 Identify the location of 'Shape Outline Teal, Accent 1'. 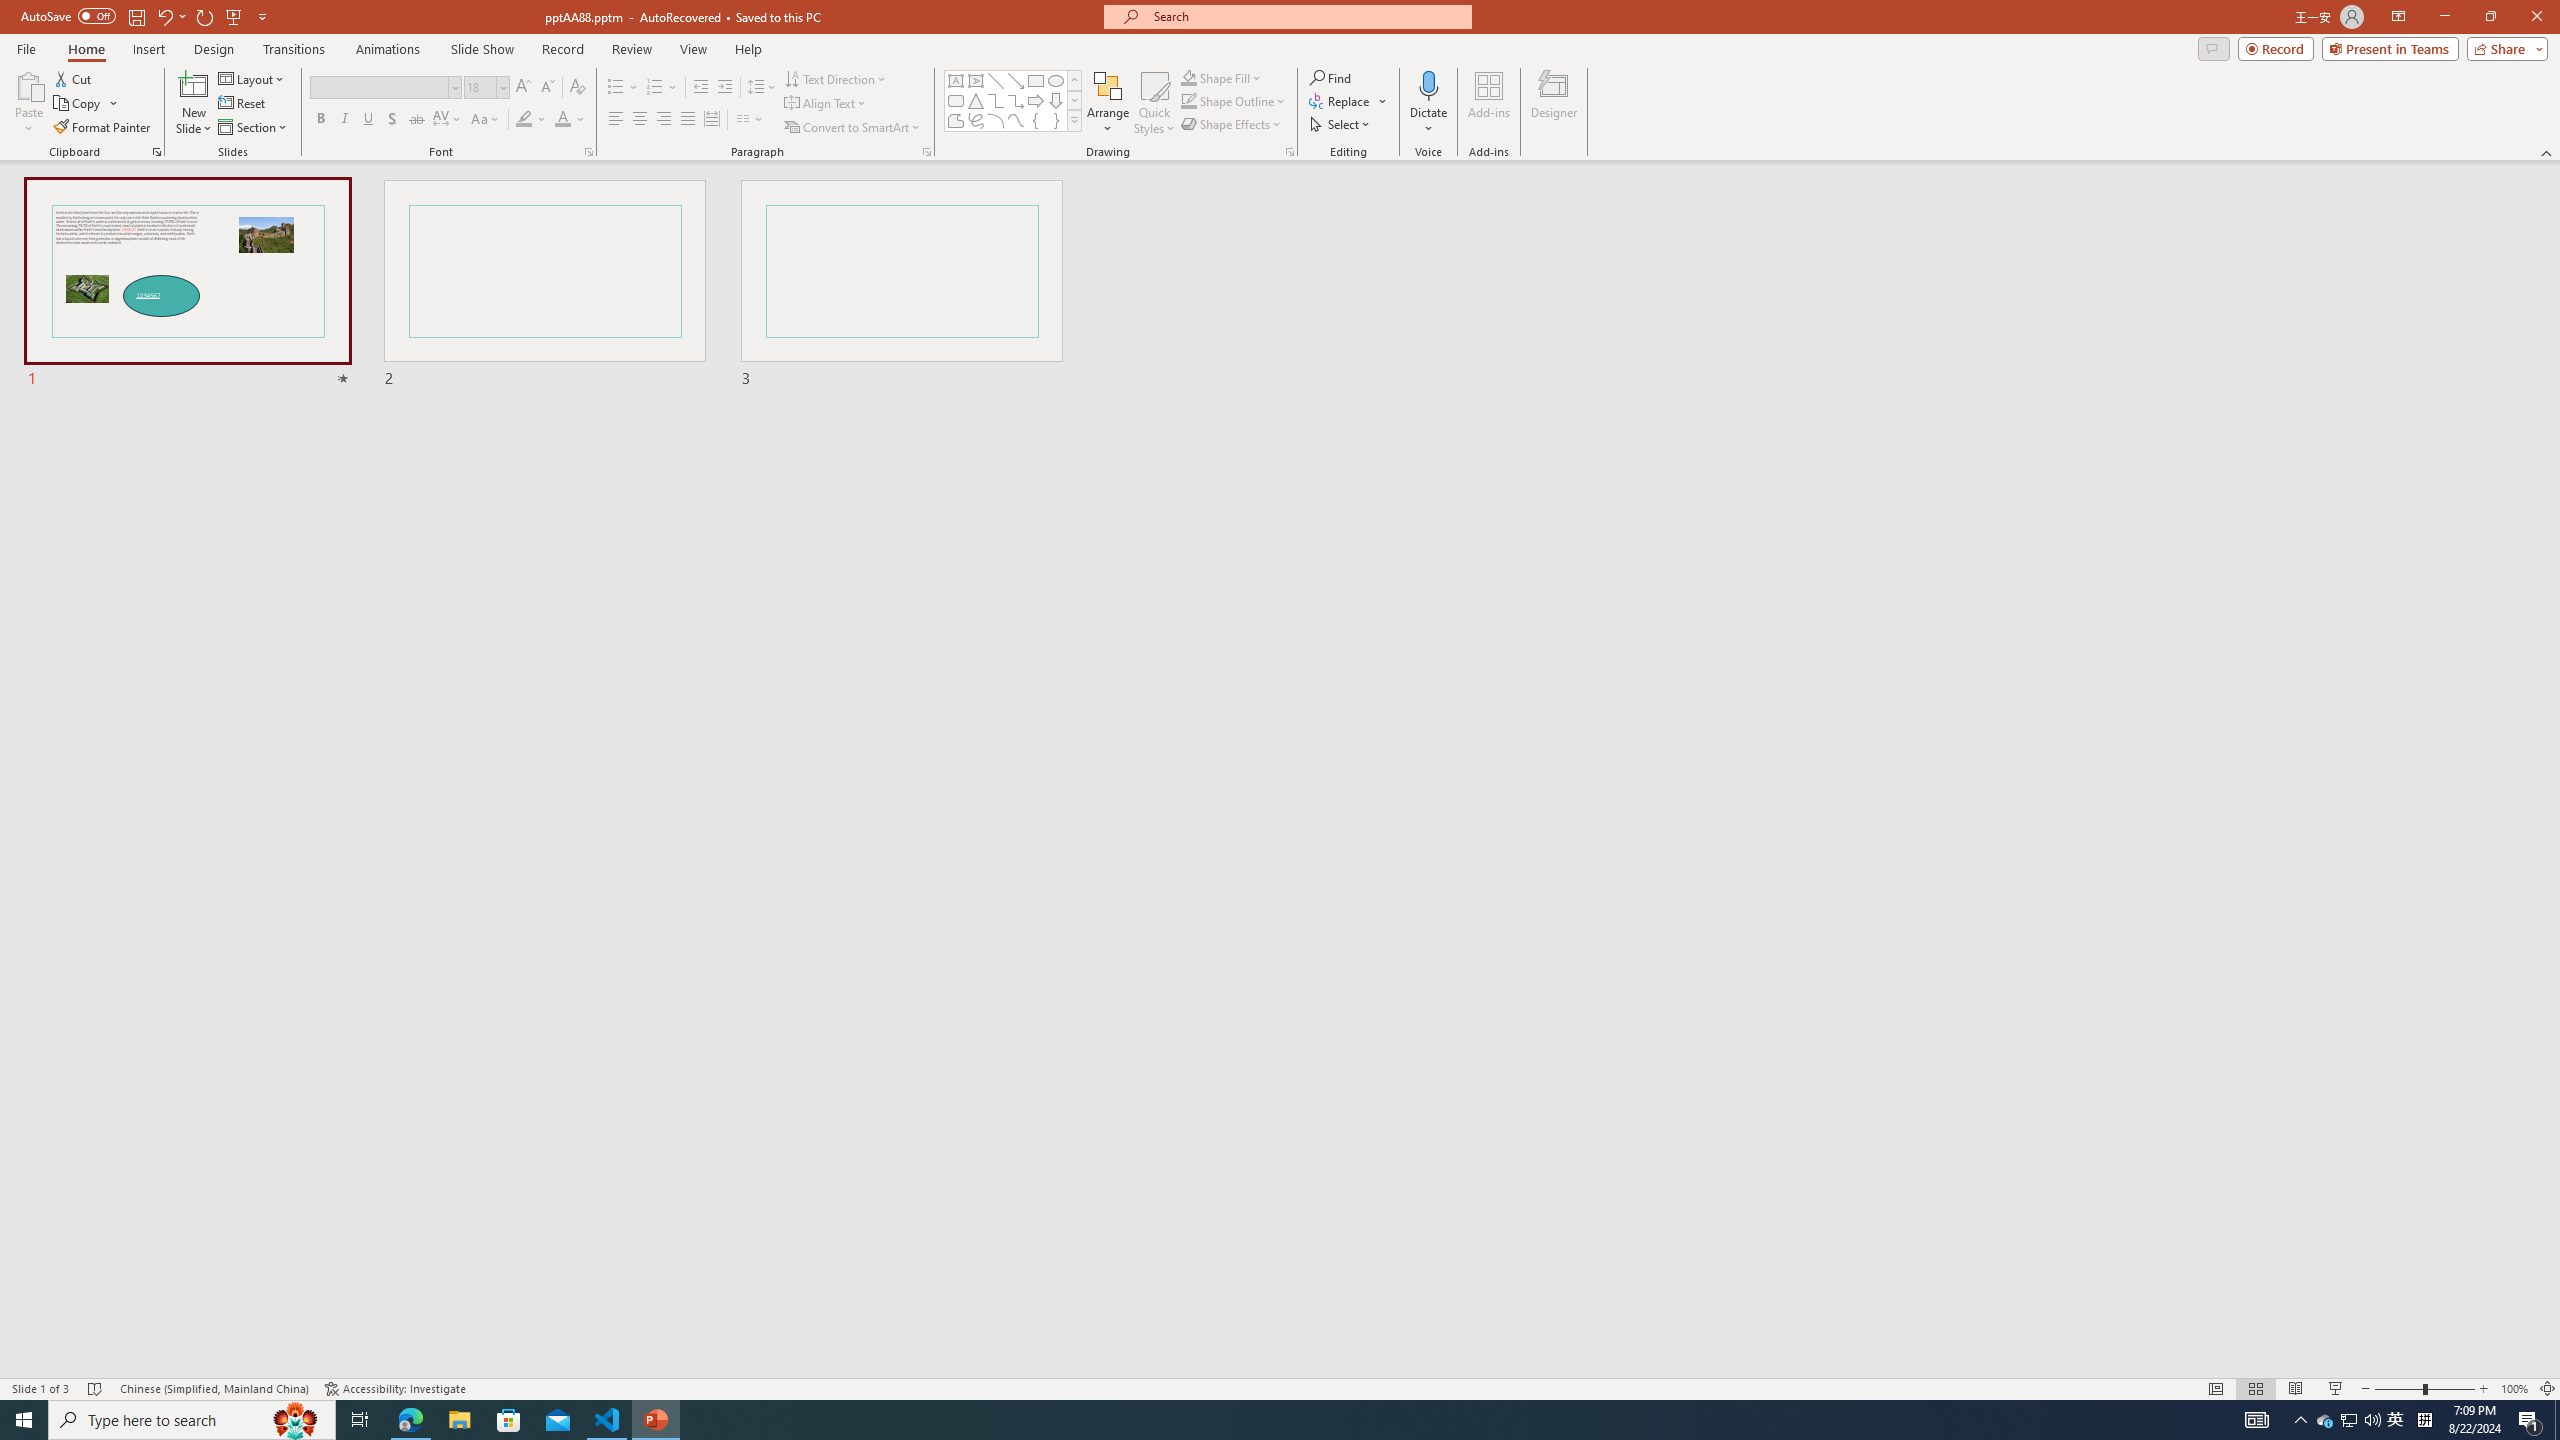
(1189, 99).